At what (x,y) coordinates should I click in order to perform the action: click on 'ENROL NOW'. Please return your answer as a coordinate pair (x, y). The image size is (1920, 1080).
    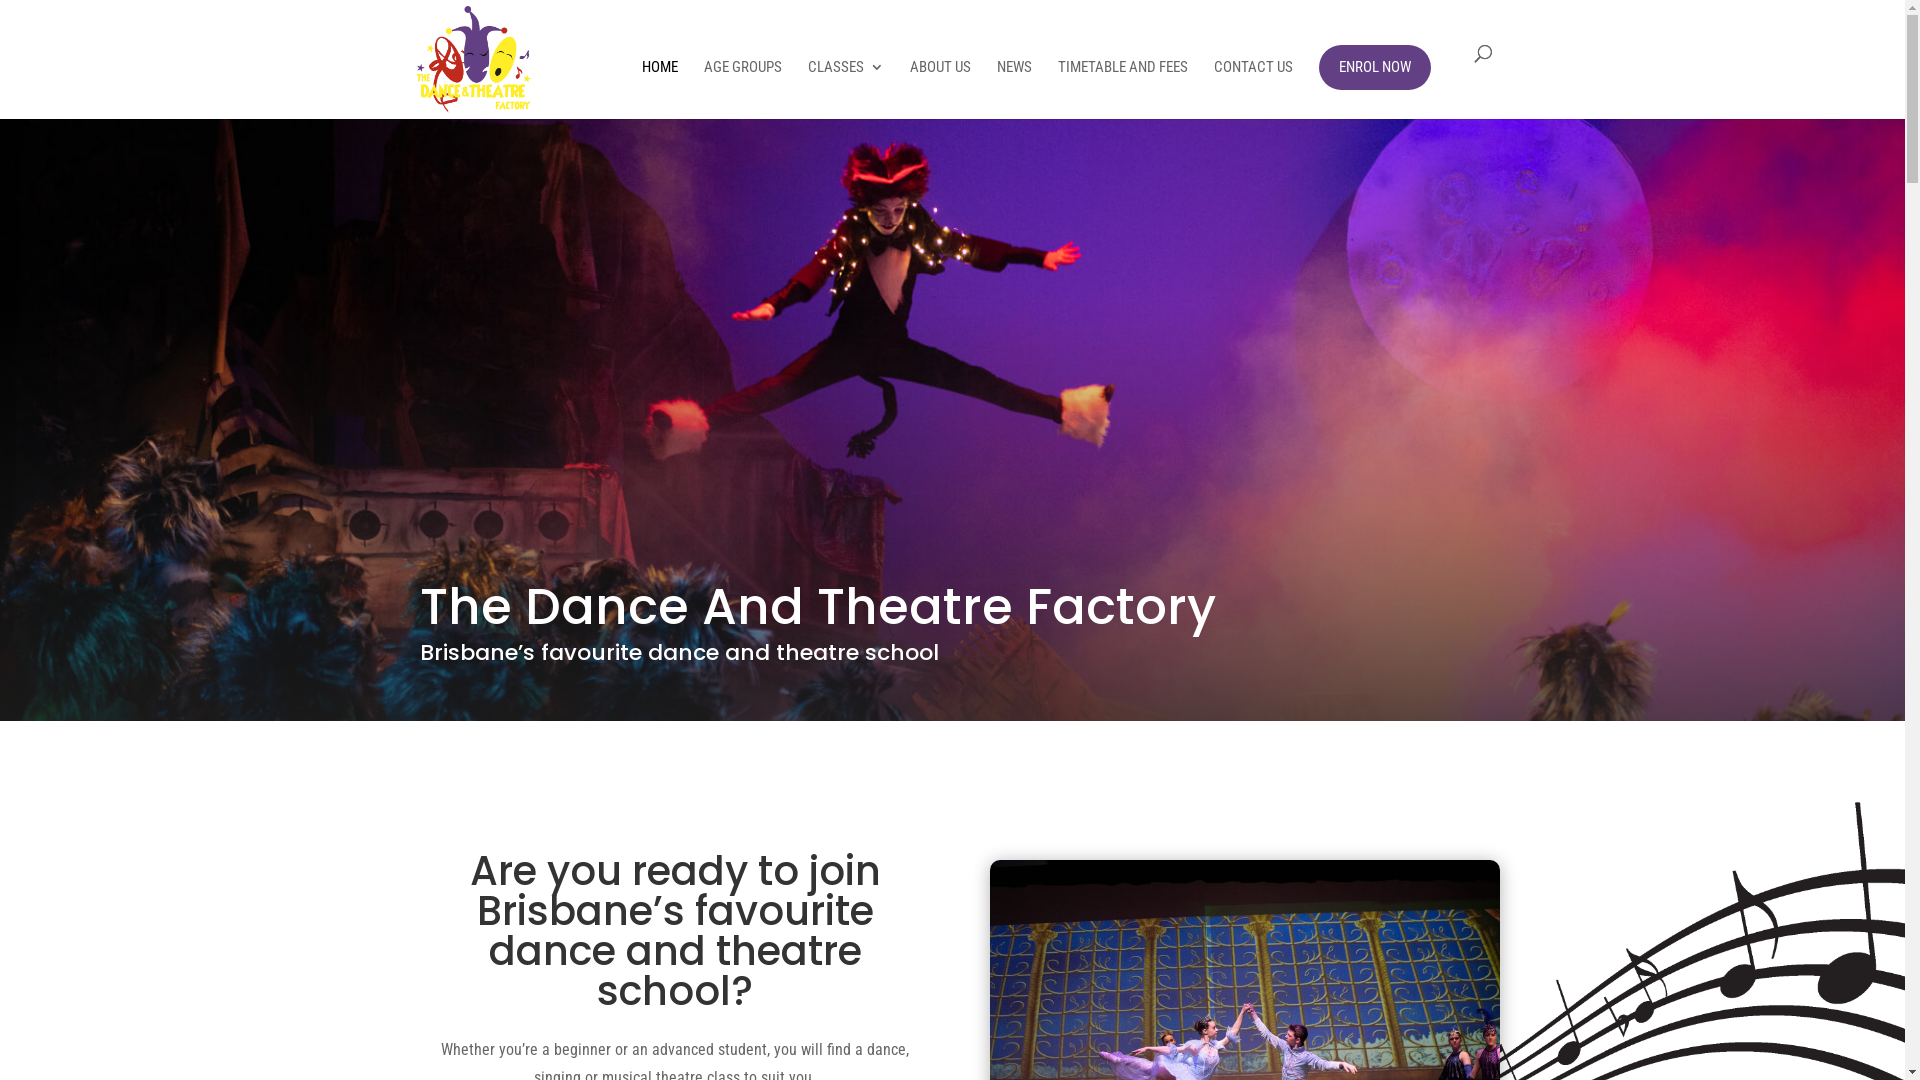
    Looking at the image, I should click on (1372, 66).